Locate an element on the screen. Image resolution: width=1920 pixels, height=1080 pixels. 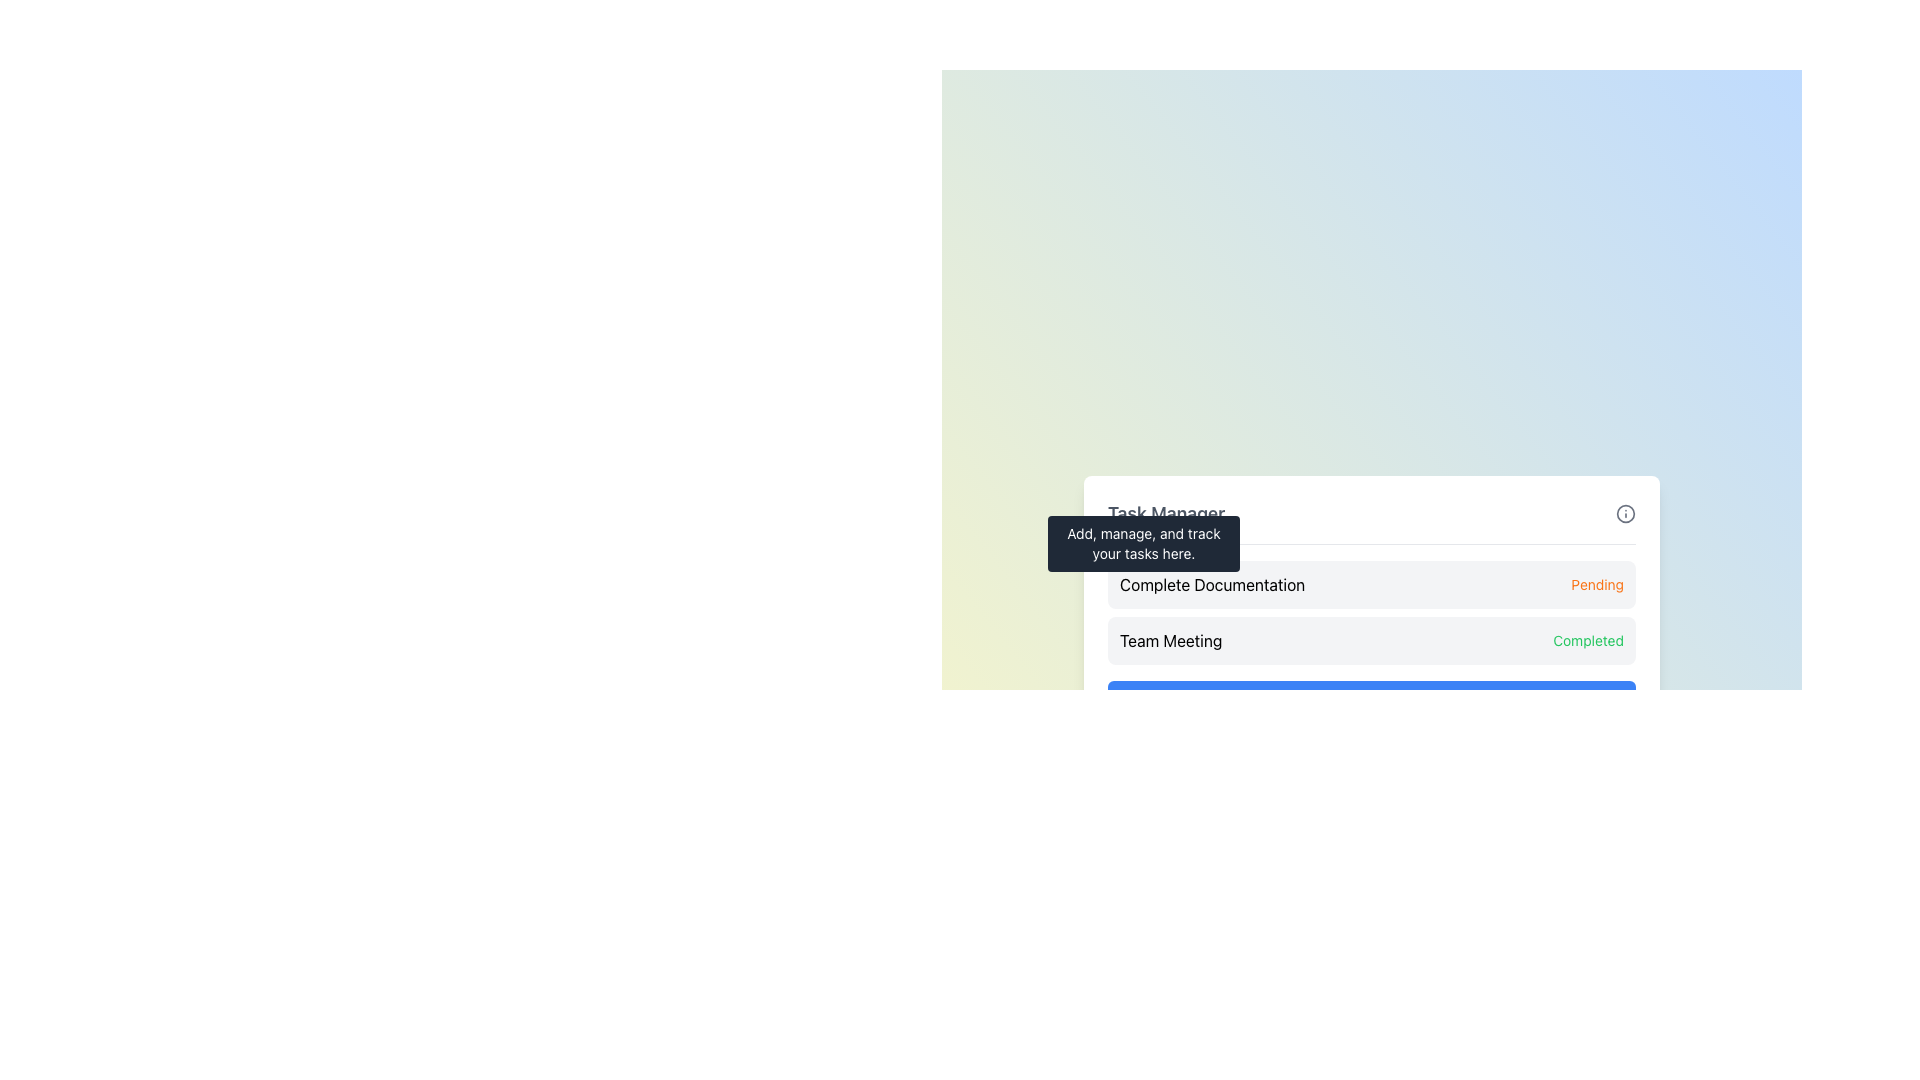
the task status section of the Task Viewer Interface is located at coordinates (1371, 608).